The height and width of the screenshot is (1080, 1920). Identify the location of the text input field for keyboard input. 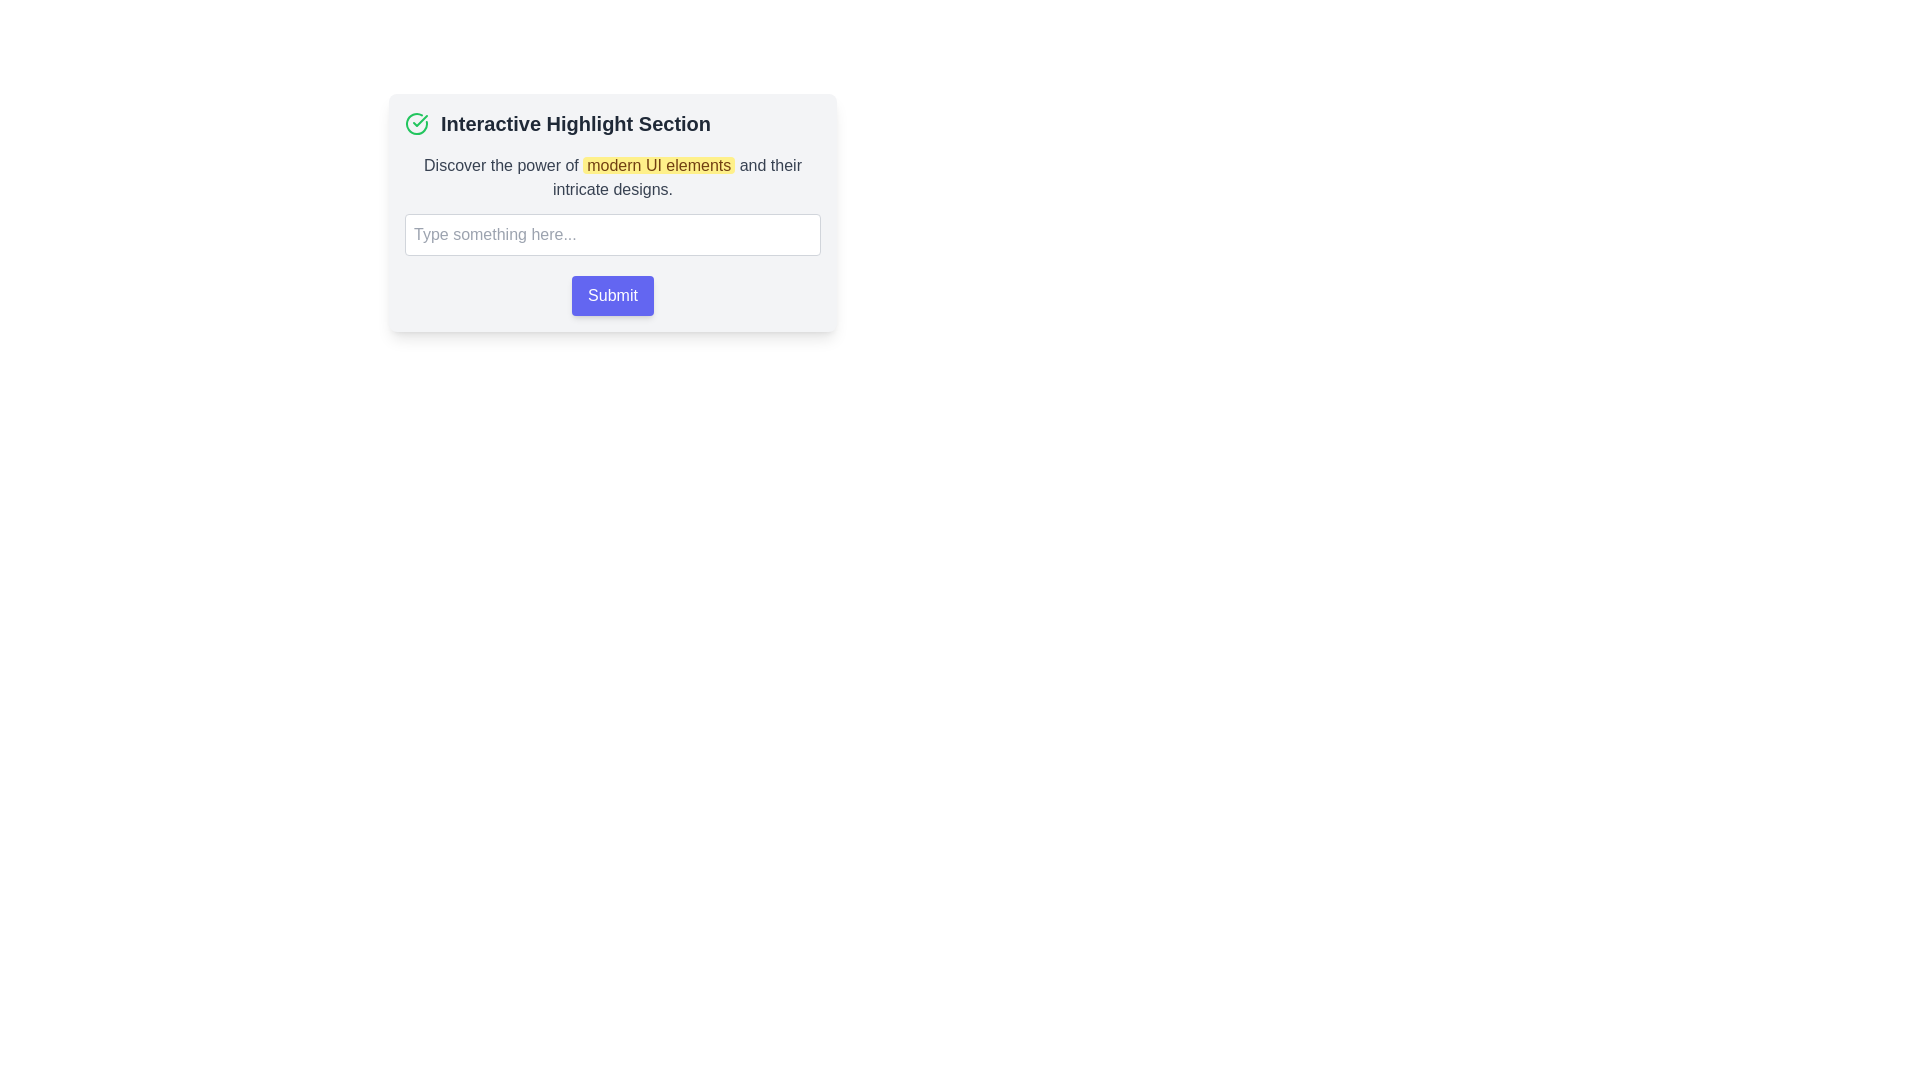
(612, 234).